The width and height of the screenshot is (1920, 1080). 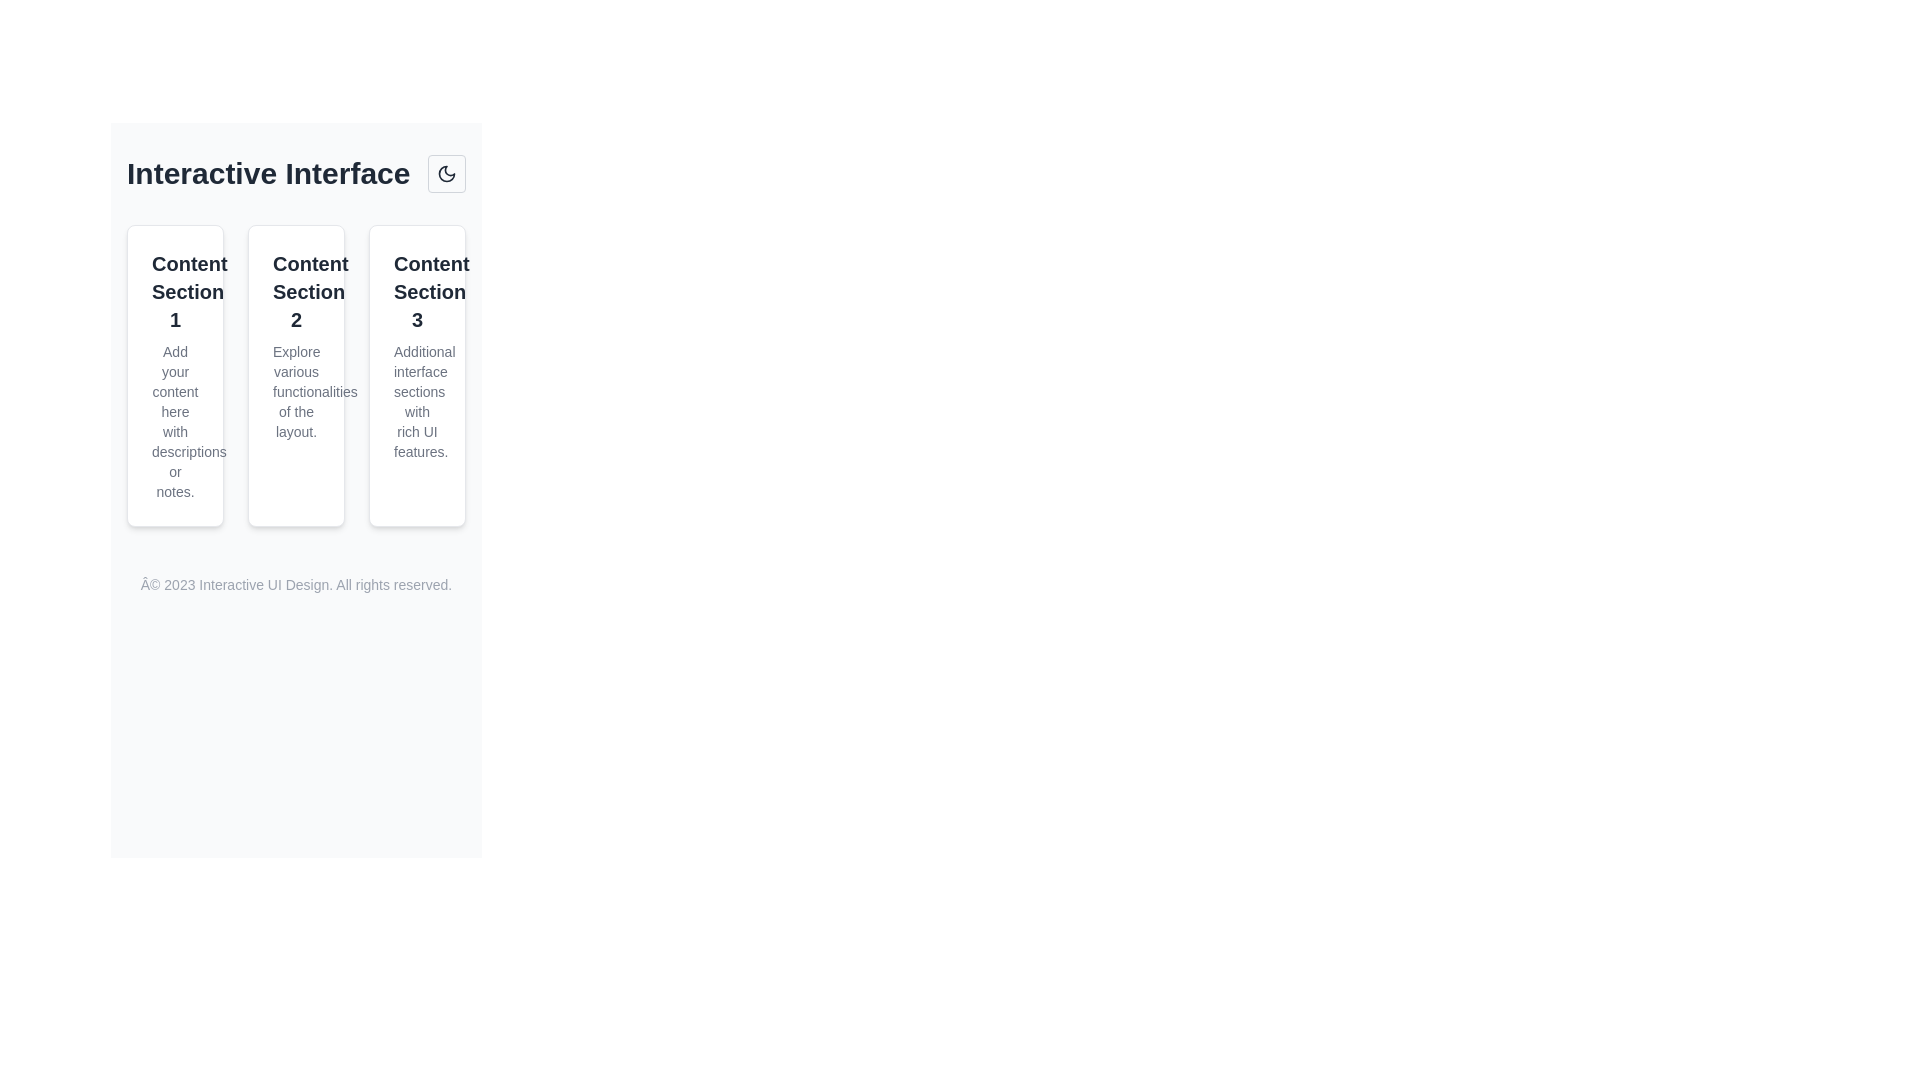 I want to click on the crescent moon icon located in the top-right corner of the 'Interactive Interface' section, so click(x=445, y=172).